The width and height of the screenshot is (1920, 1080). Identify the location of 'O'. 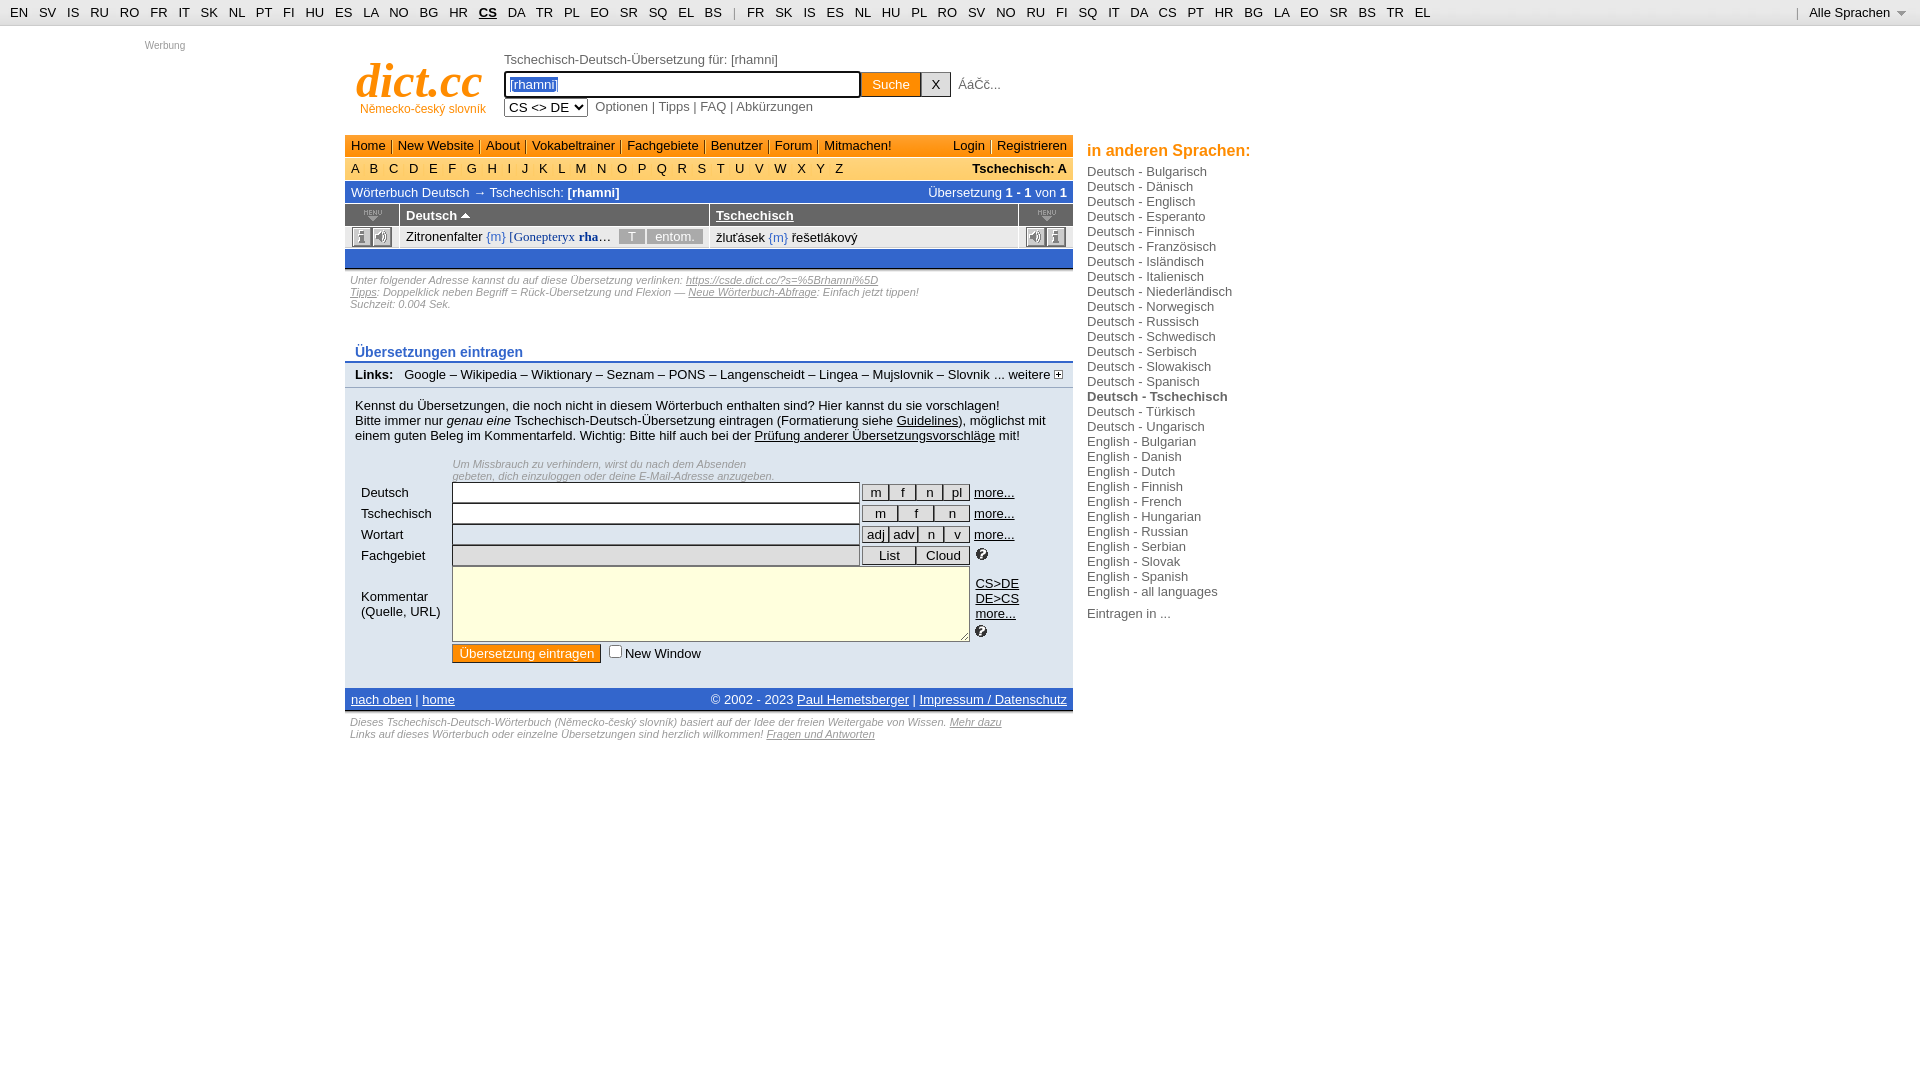
(620, 167).